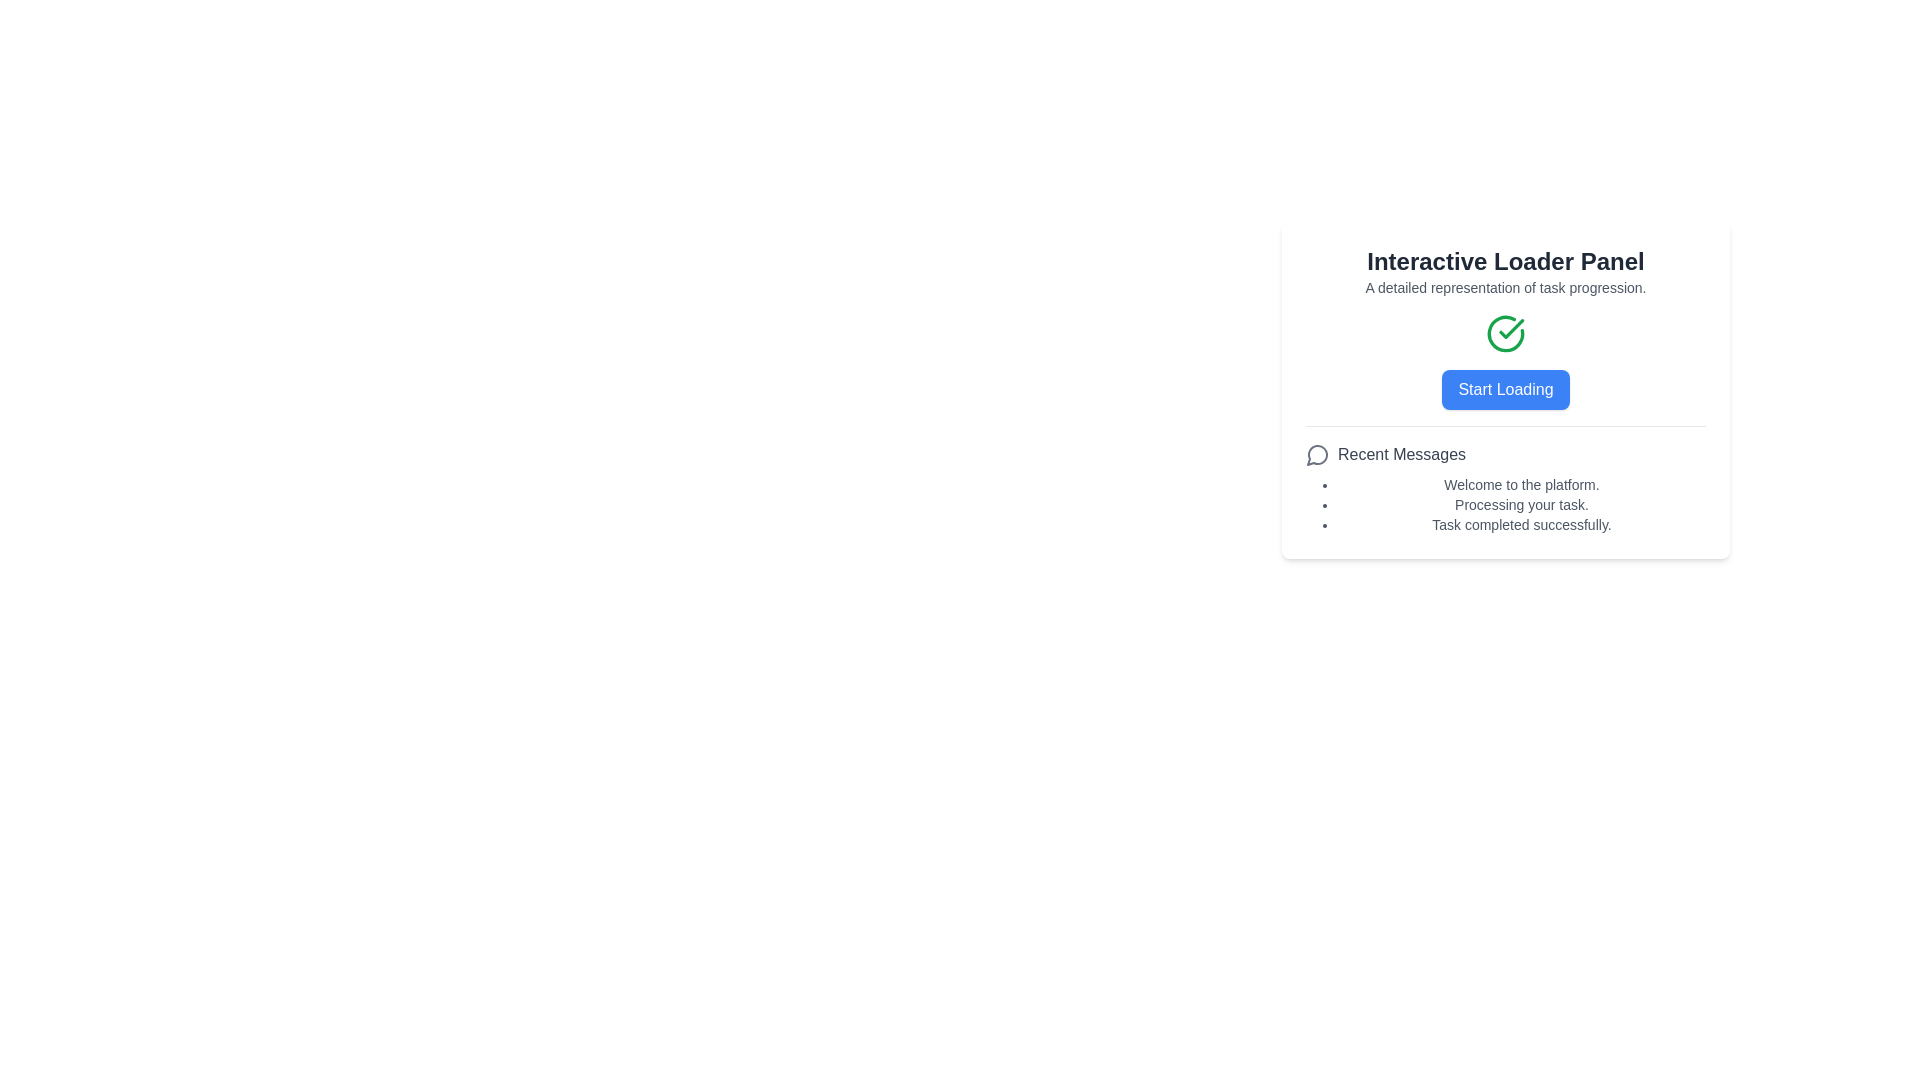 This screenshot has height=1080, width=1920. What do you see at coordinates (1317, 455) in the screenshot?
I see `the small gray circular speech bubble icon in the 'Recent Messages' section to trigger the tooltip or focus effect` at bounding box center [1317, 455].